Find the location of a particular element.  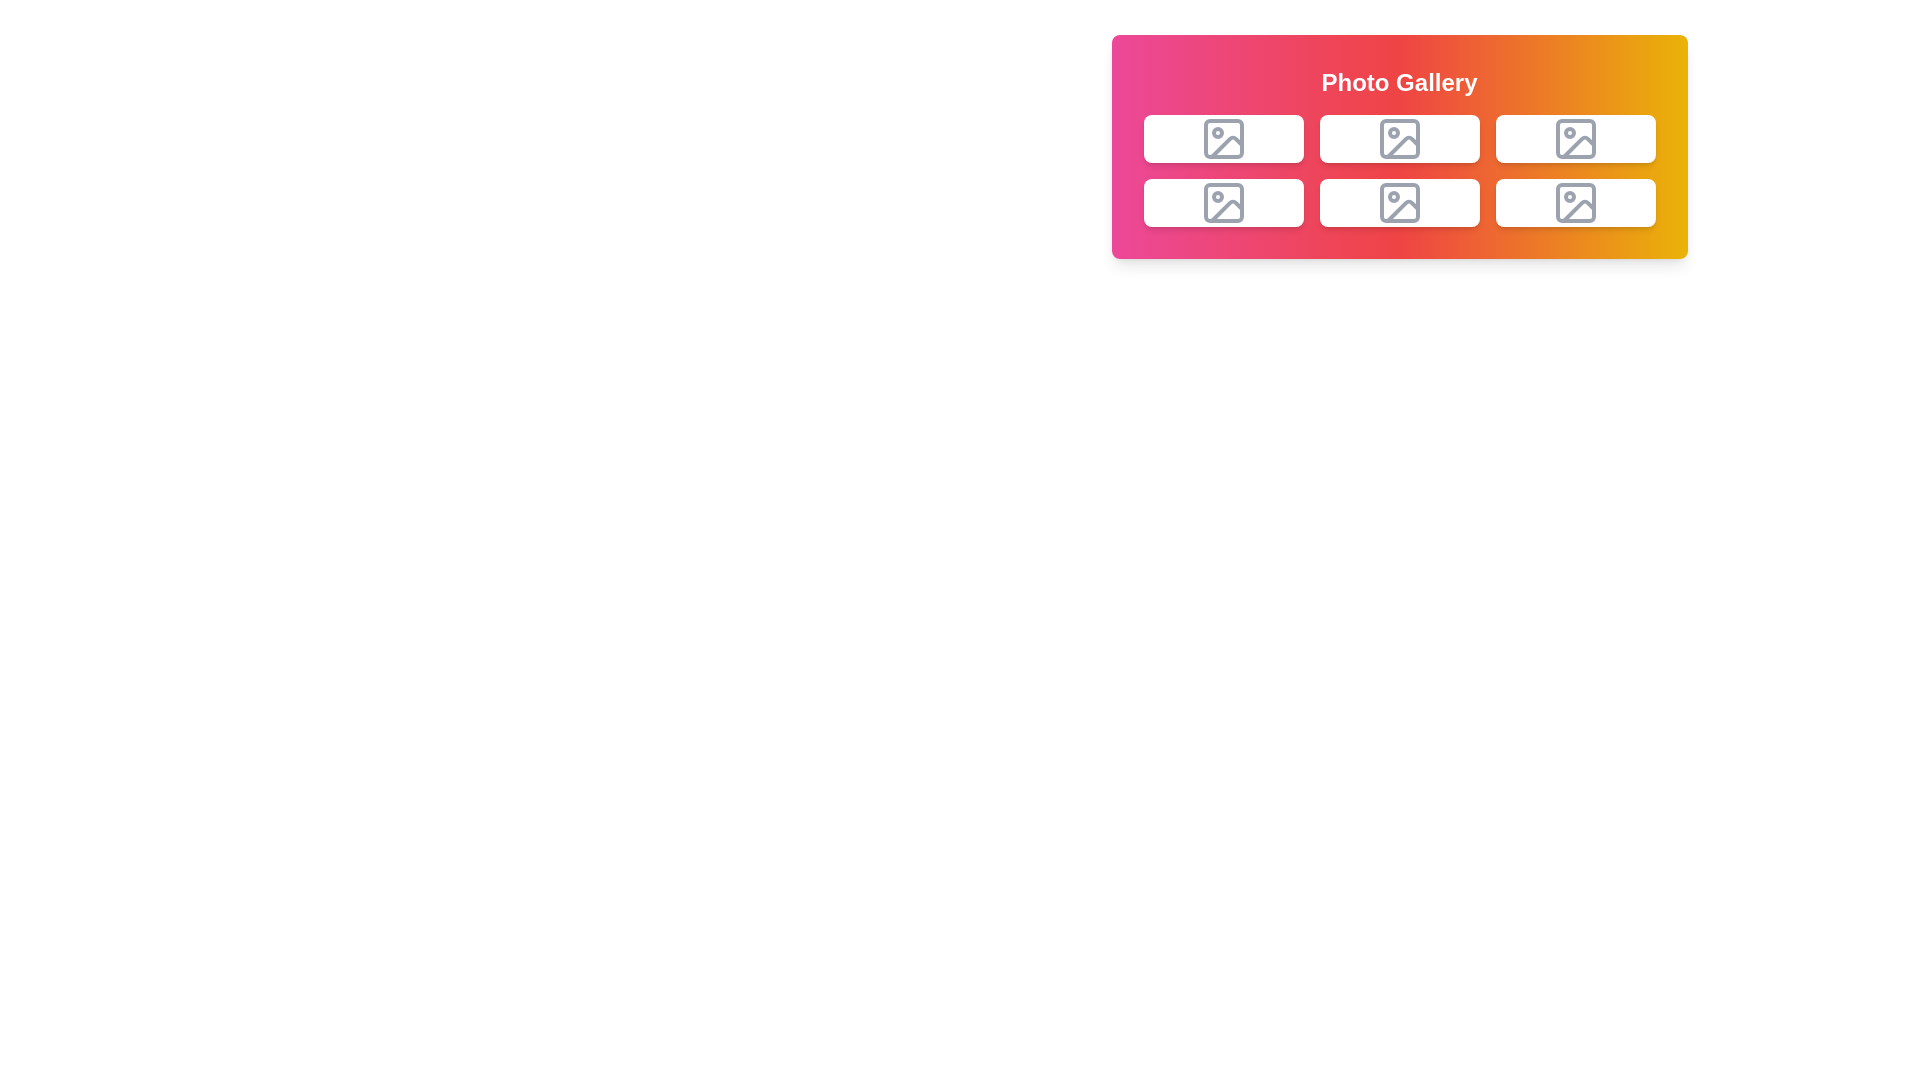

the first circular button with a white background and a blue eye icon is located at coordinates (1372, 203).